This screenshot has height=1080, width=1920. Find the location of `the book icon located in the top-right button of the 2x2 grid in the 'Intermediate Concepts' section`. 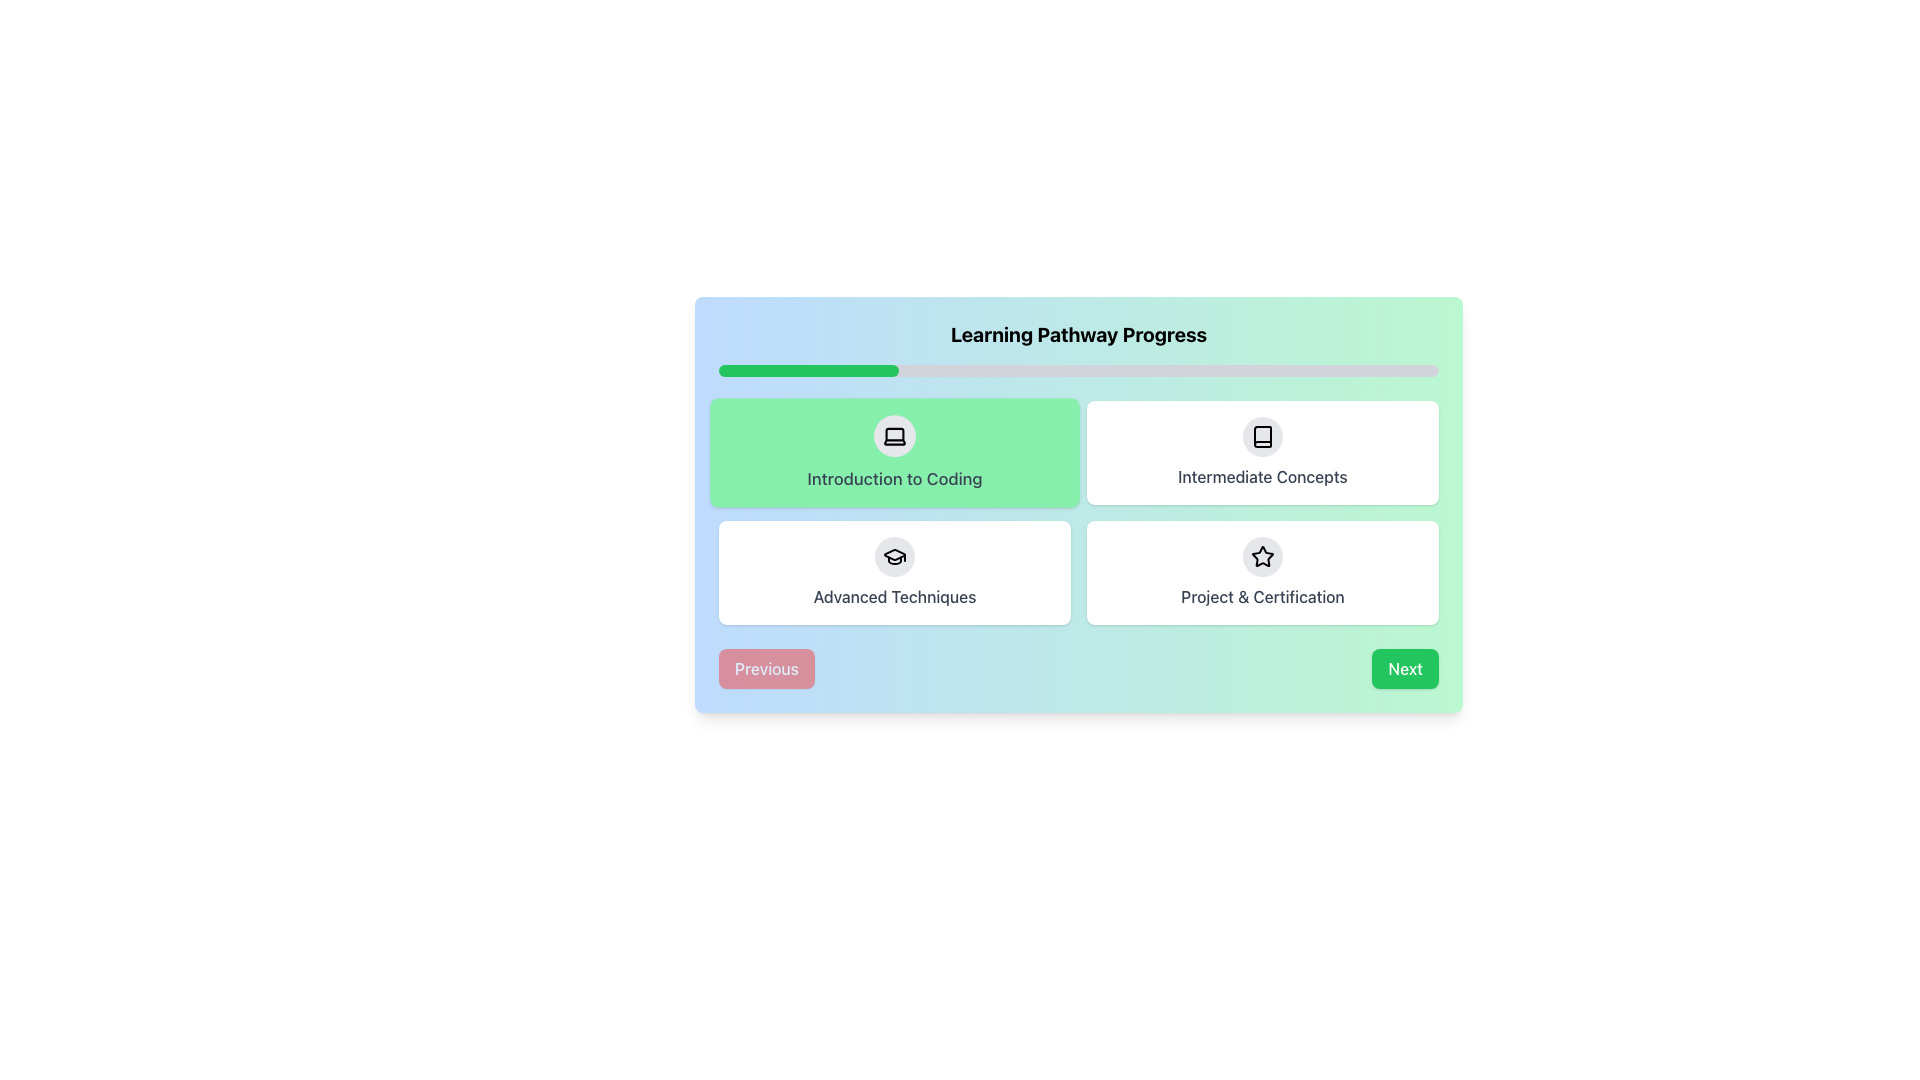

the book icon located in the top-right button of the 2x2 grid in the 'Intermediate Concepts' section is located at coordinates (1261, 435).